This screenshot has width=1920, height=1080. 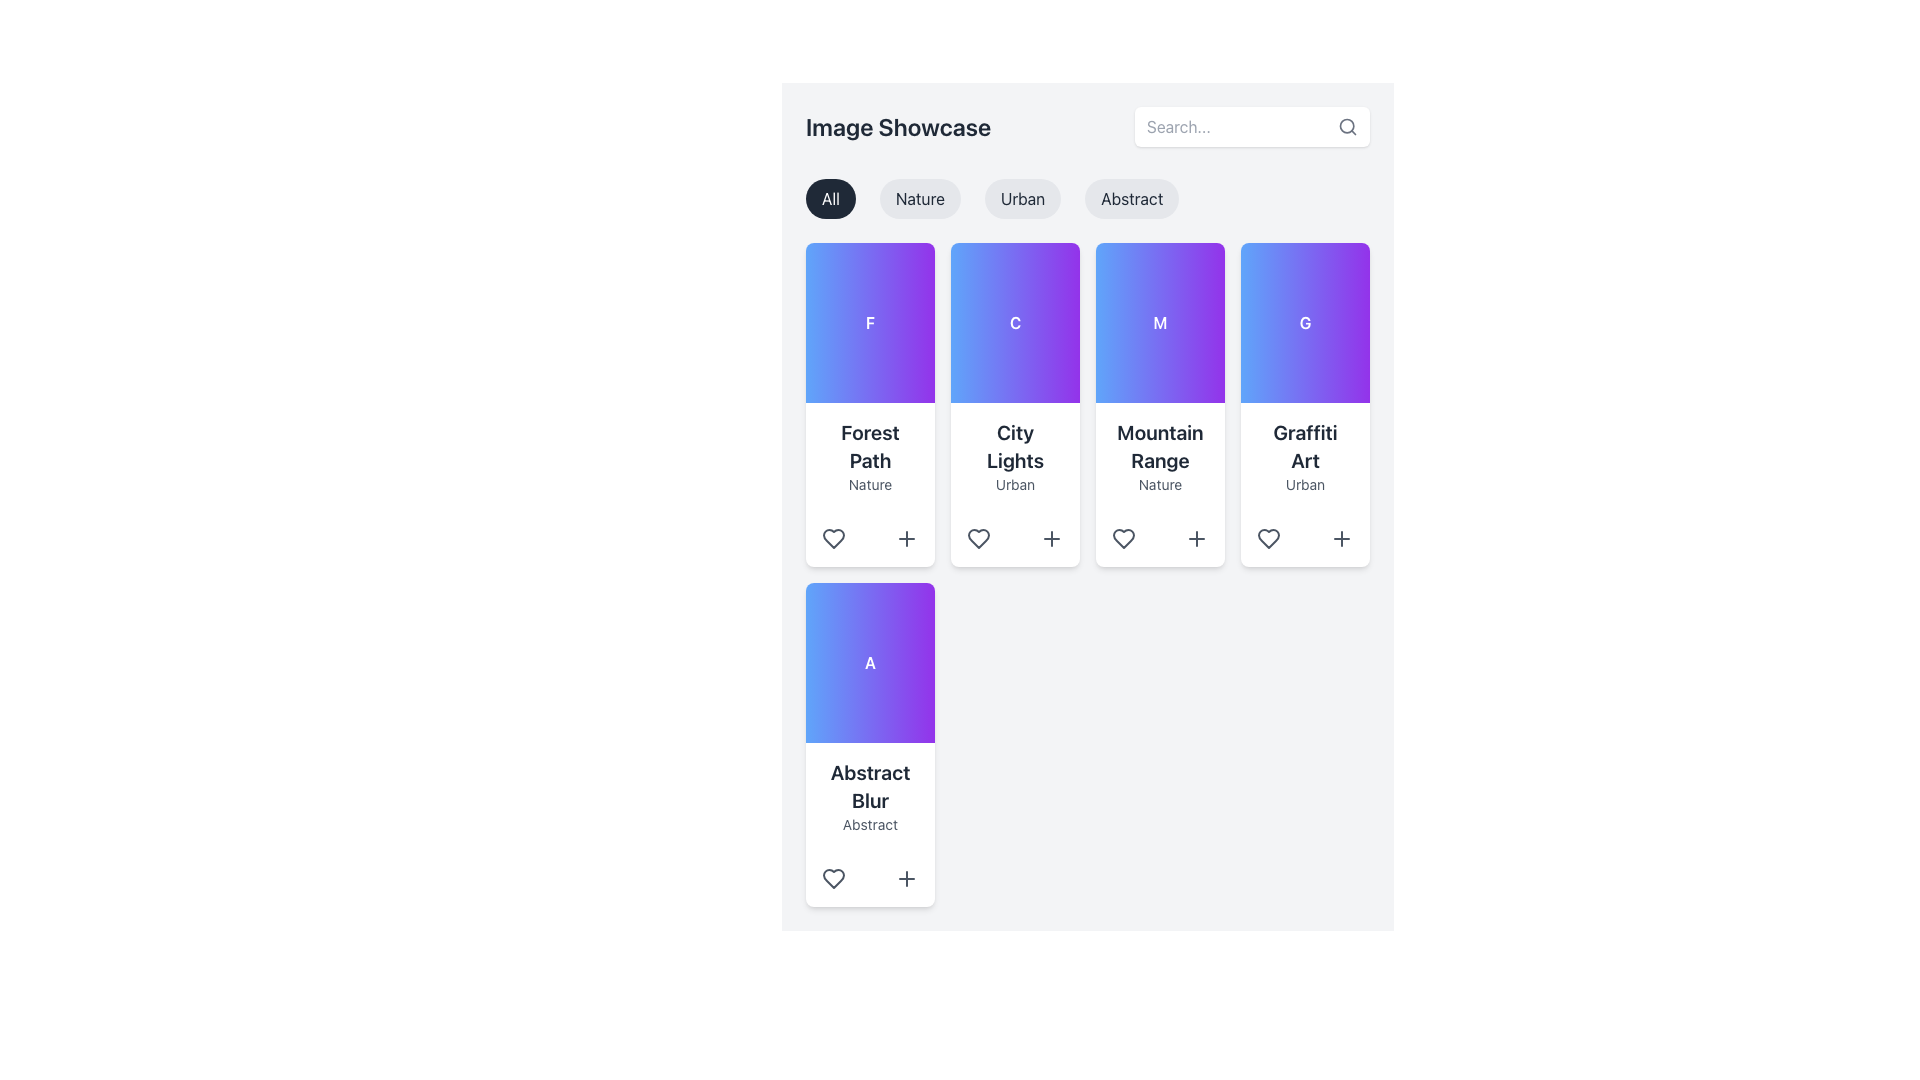 What do you see at coordinates (834, 878) in the screenshot?
I see `the 'like' button located in the footer row of the 'Abstract Blur' card to mark the associated item as a favorite` at bounding box center [834, 878].